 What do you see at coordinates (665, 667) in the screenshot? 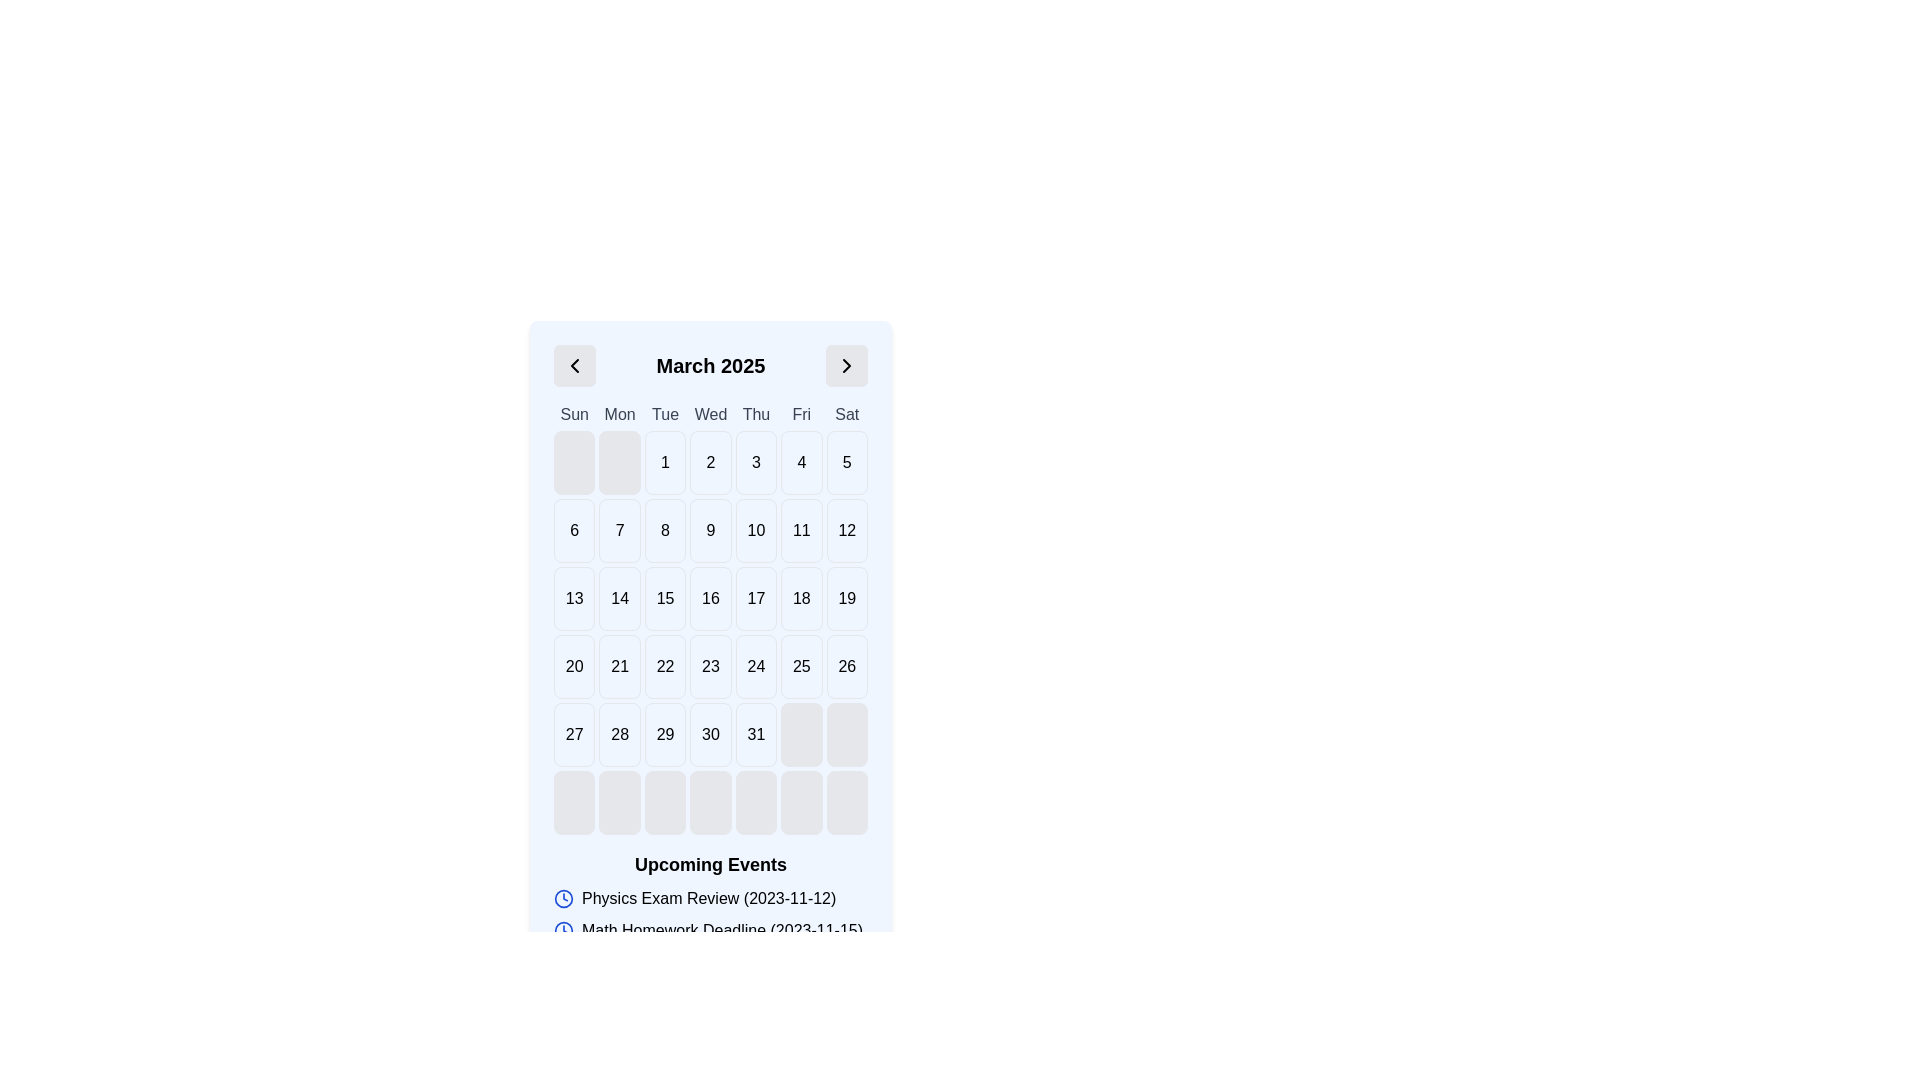
I see `the Calendar Day Cell representing the 22nd of the month` at bounding box center [665, 667].